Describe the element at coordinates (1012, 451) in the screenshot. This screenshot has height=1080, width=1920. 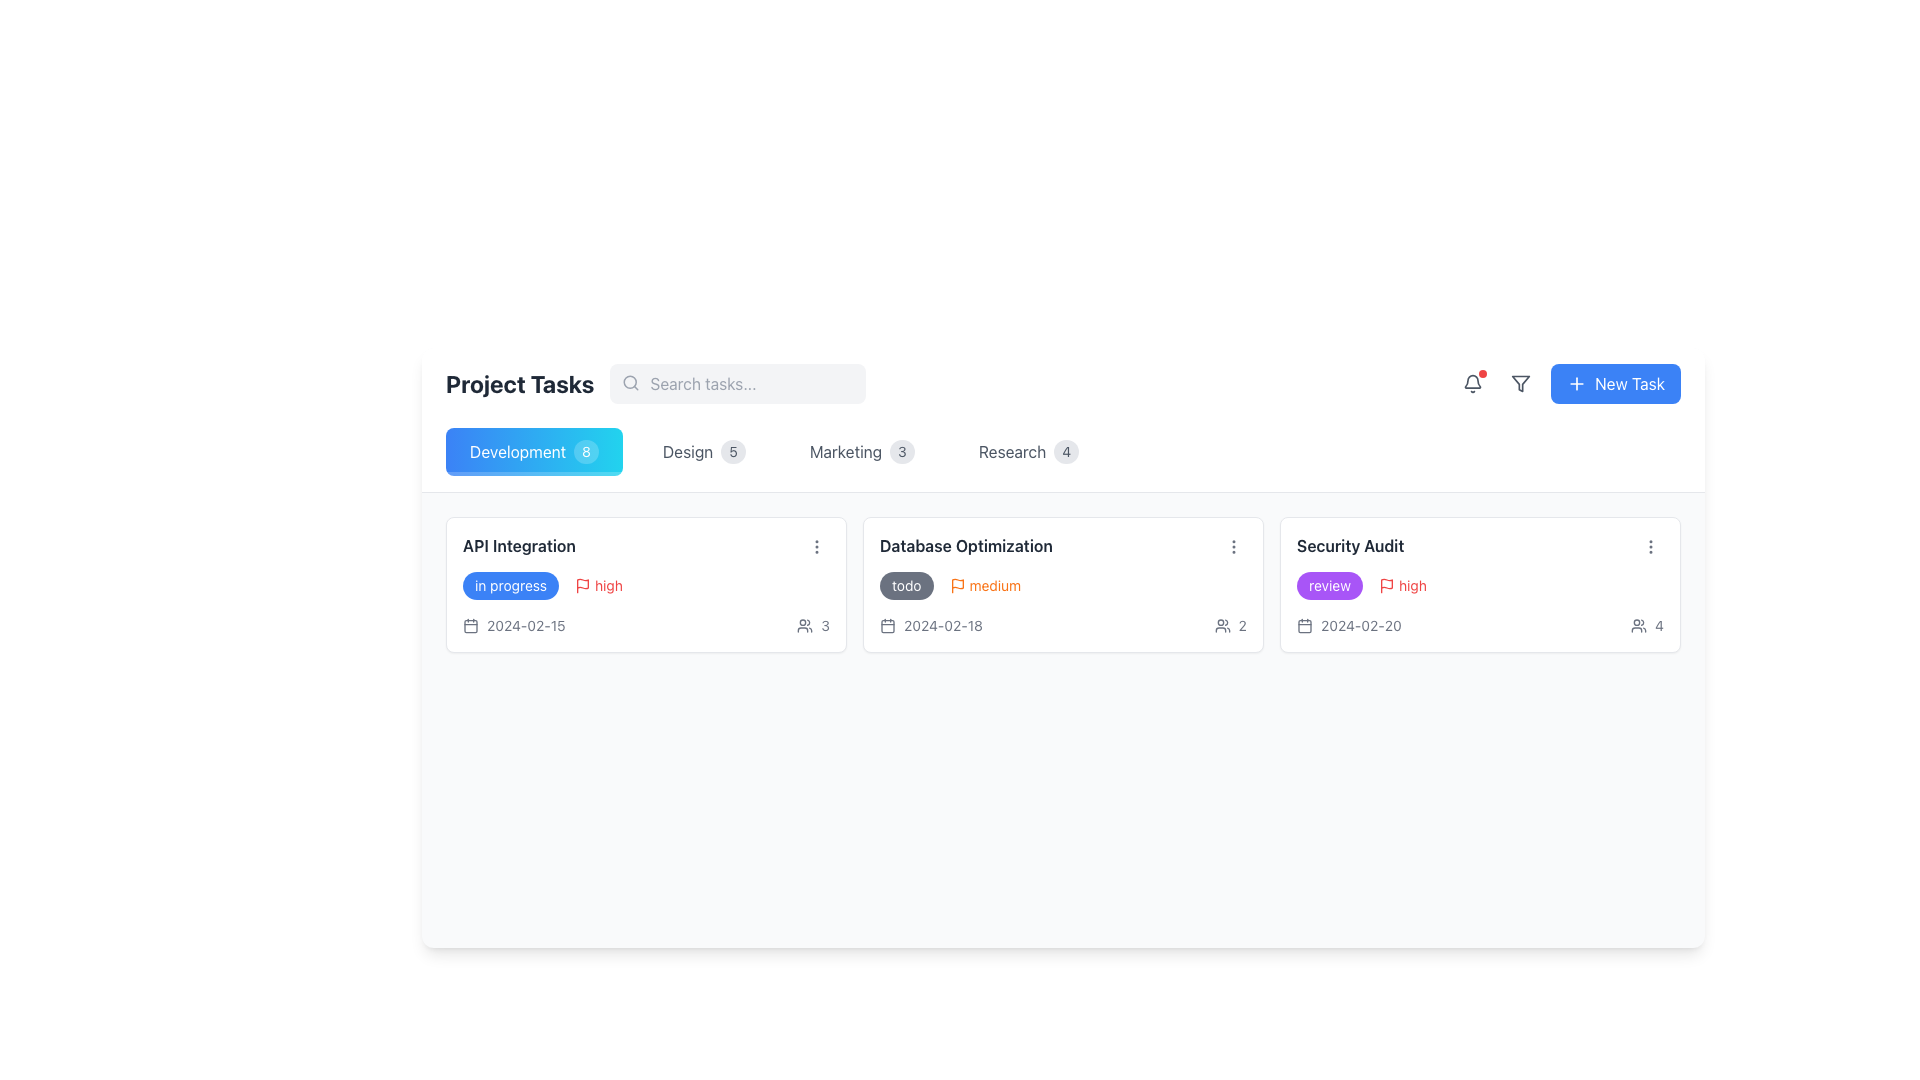
I see `the 'Research' text label` at that location.